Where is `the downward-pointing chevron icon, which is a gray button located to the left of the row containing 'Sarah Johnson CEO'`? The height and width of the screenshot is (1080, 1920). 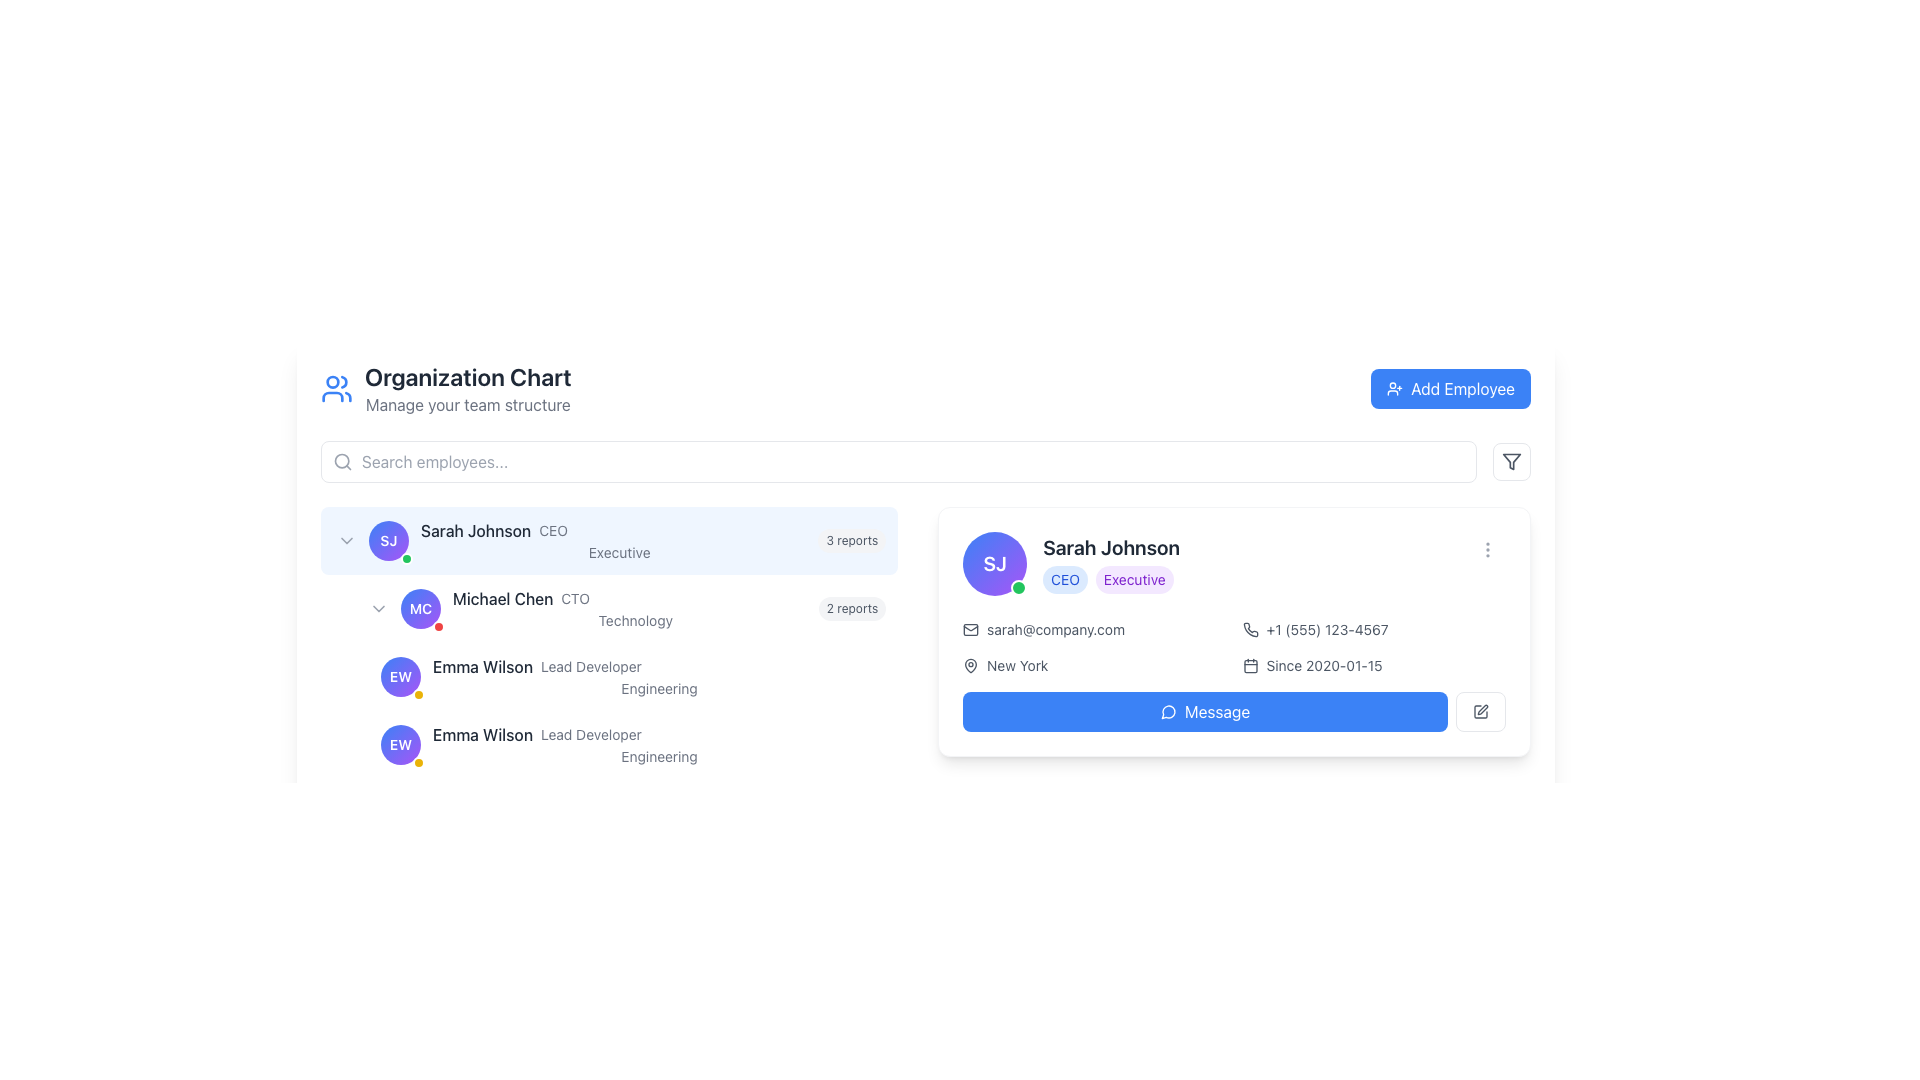
the downward-pointing chevron icon, which is a gray button located to the left of the row containing 'Sarah Johnson CEO' is located at coordinates (346, 540).